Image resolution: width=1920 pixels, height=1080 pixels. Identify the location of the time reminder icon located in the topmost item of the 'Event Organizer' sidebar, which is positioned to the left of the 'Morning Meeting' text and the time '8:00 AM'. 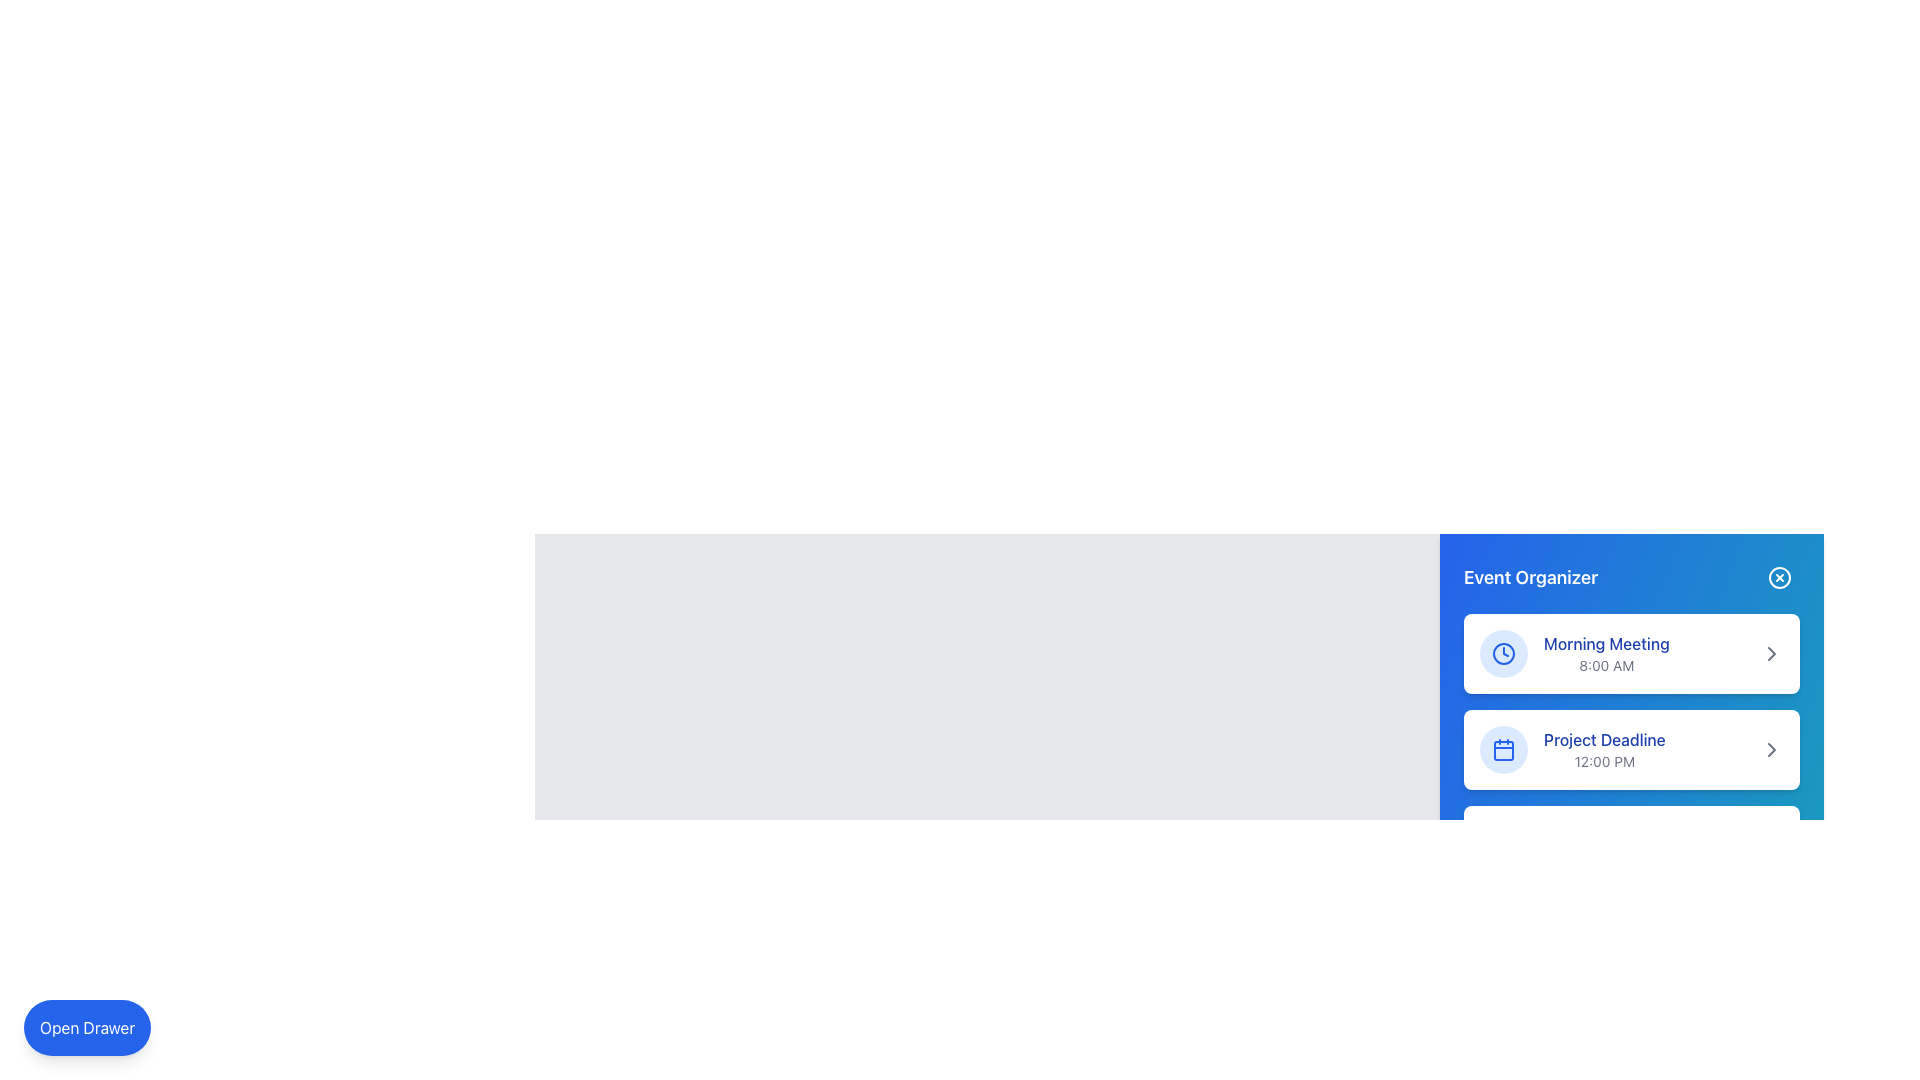
(1503, 654).